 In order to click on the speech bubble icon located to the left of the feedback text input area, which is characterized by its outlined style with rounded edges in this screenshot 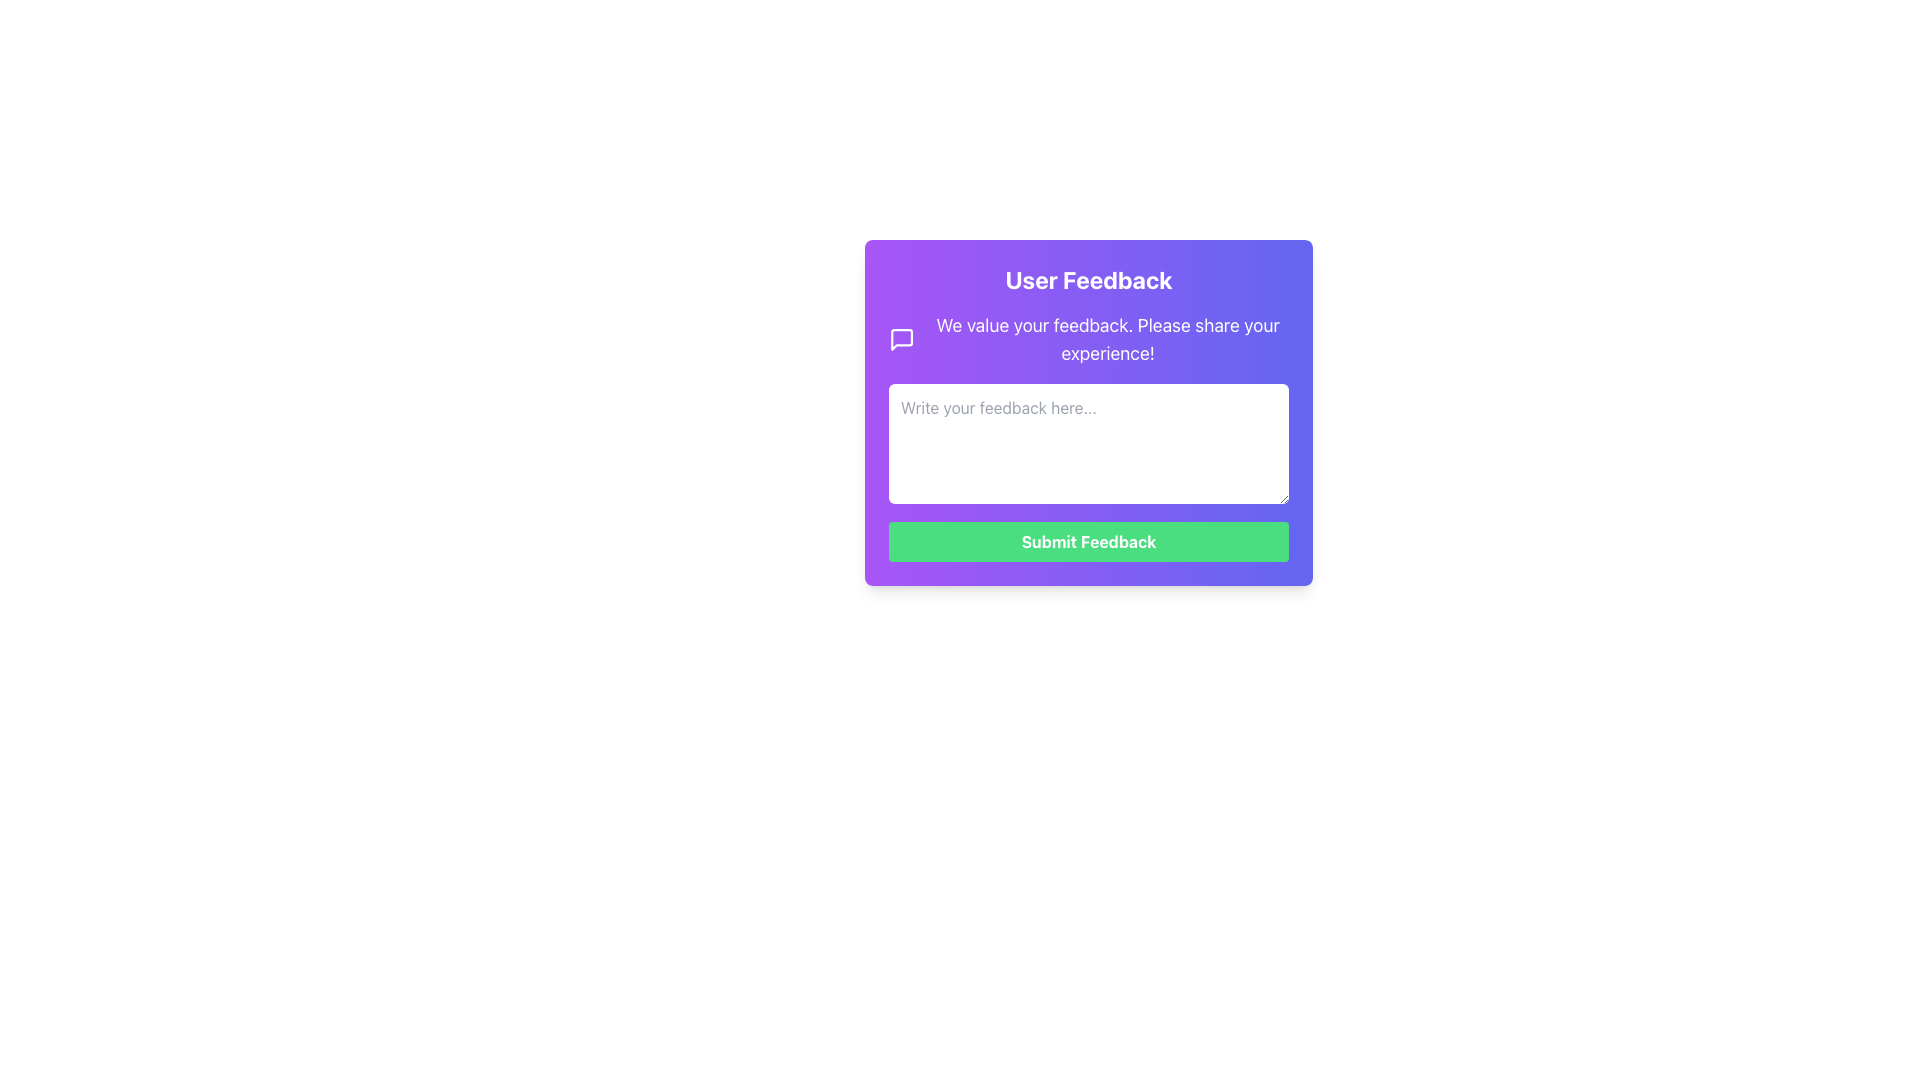, I will do `click(901, 338)`.